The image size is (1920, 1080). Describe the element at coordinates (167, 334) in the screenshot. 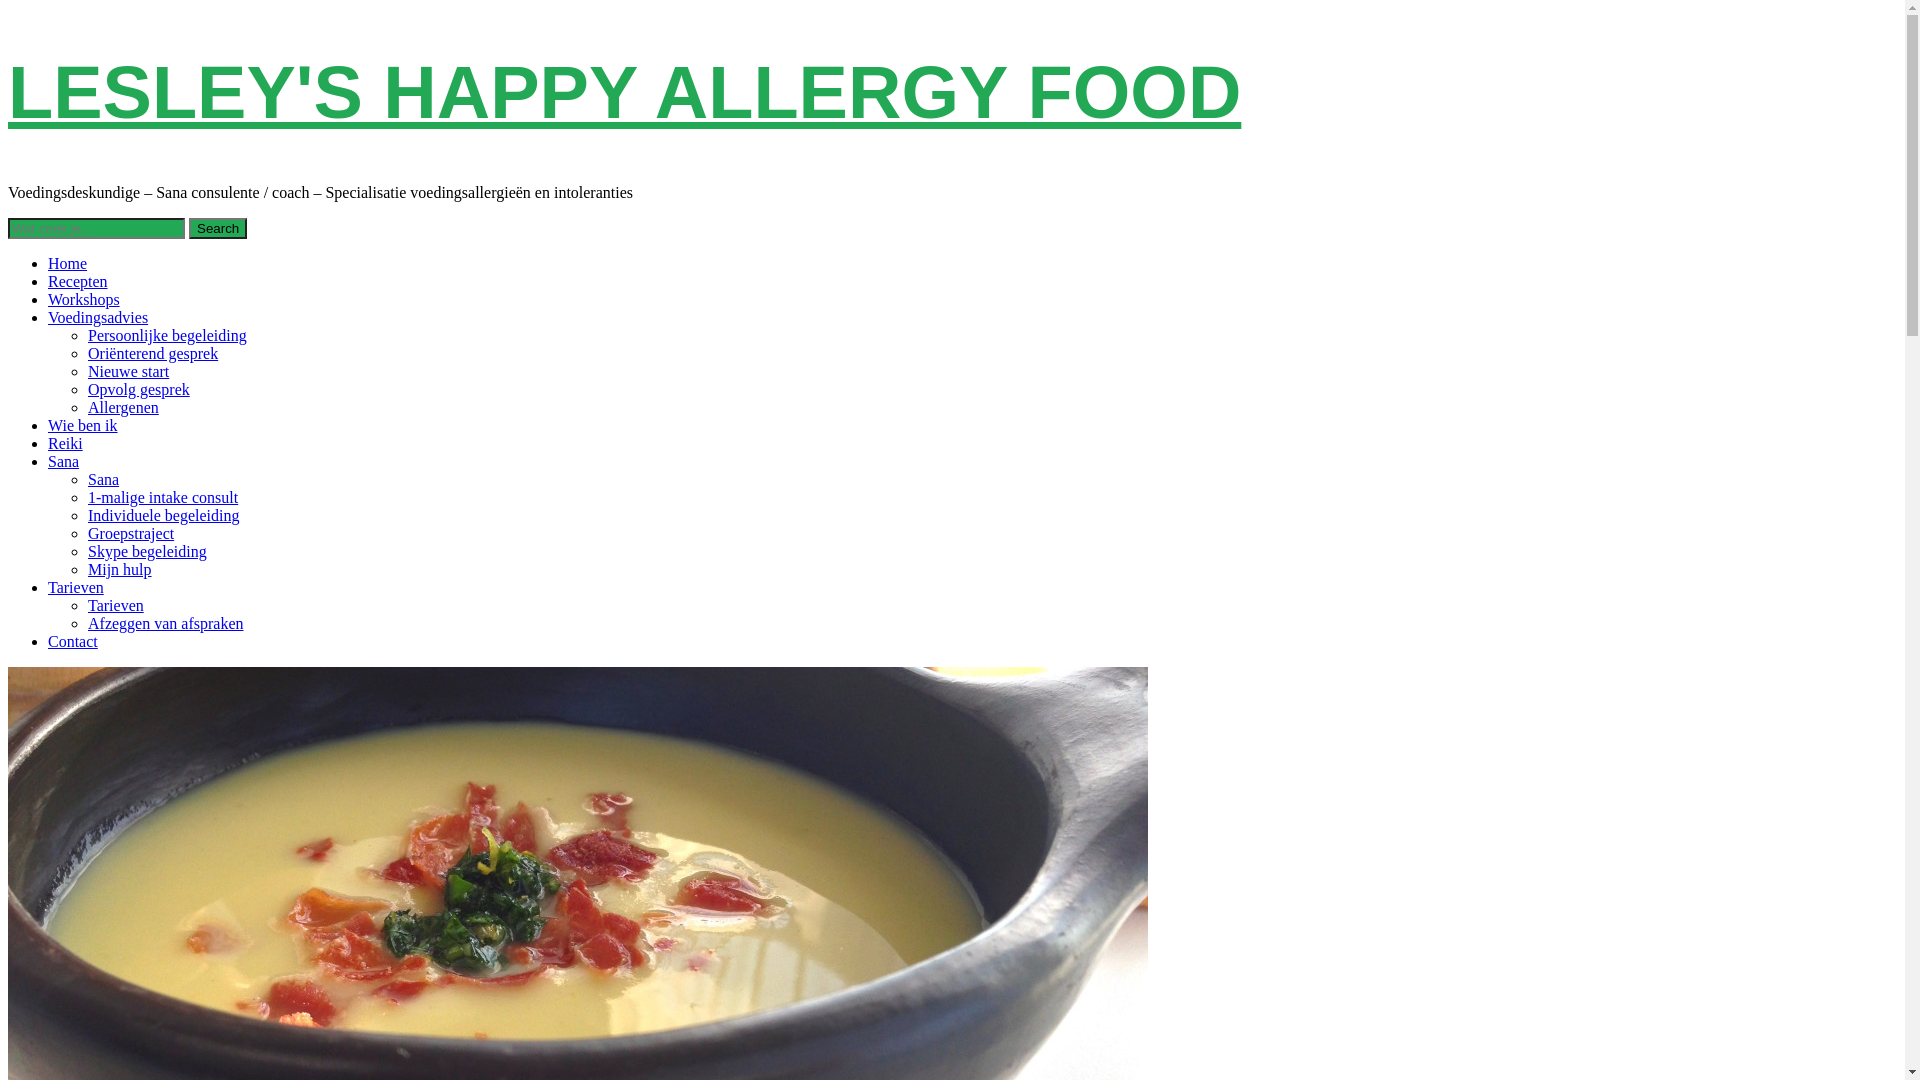

I see `'Persoonlijke begeleiding'` at that location.